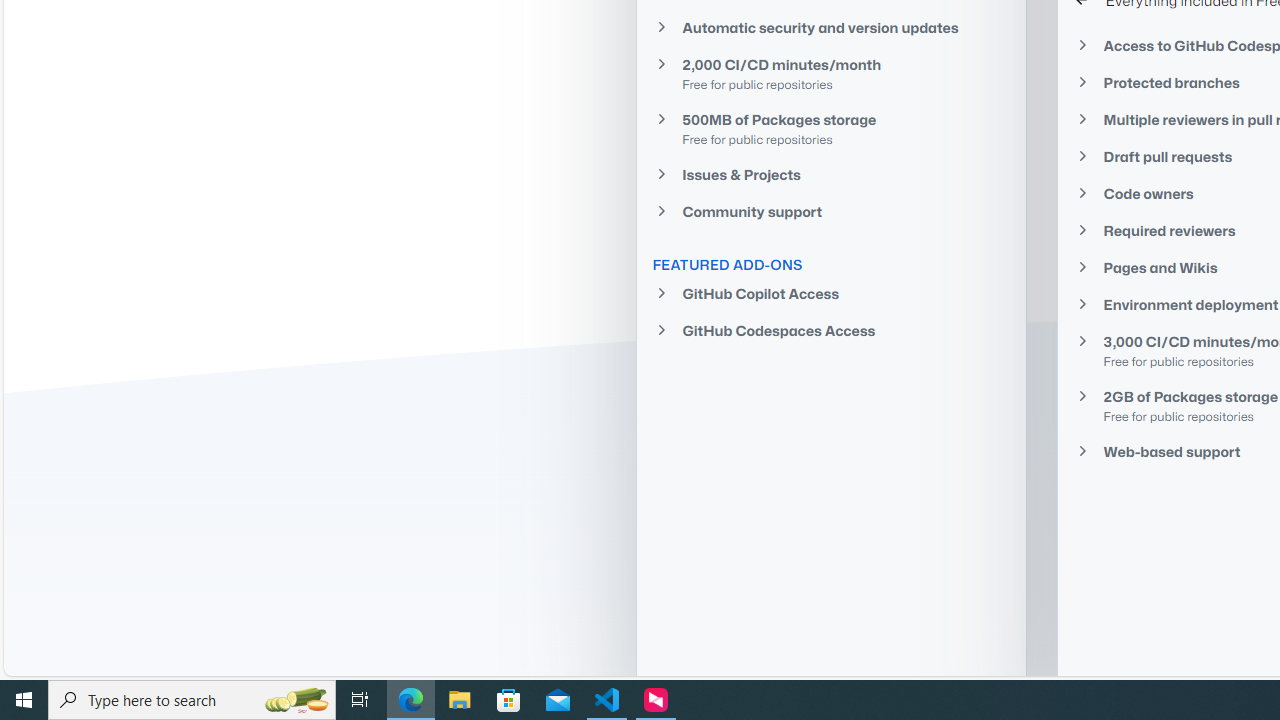 This screenshot has width=1280, height=720. What do you see at coordinates (830, 72) in the screenshot?
I see `'2,000 CI/CD minutes/monthFree for public repositories'` at bounding box center [830, 72].